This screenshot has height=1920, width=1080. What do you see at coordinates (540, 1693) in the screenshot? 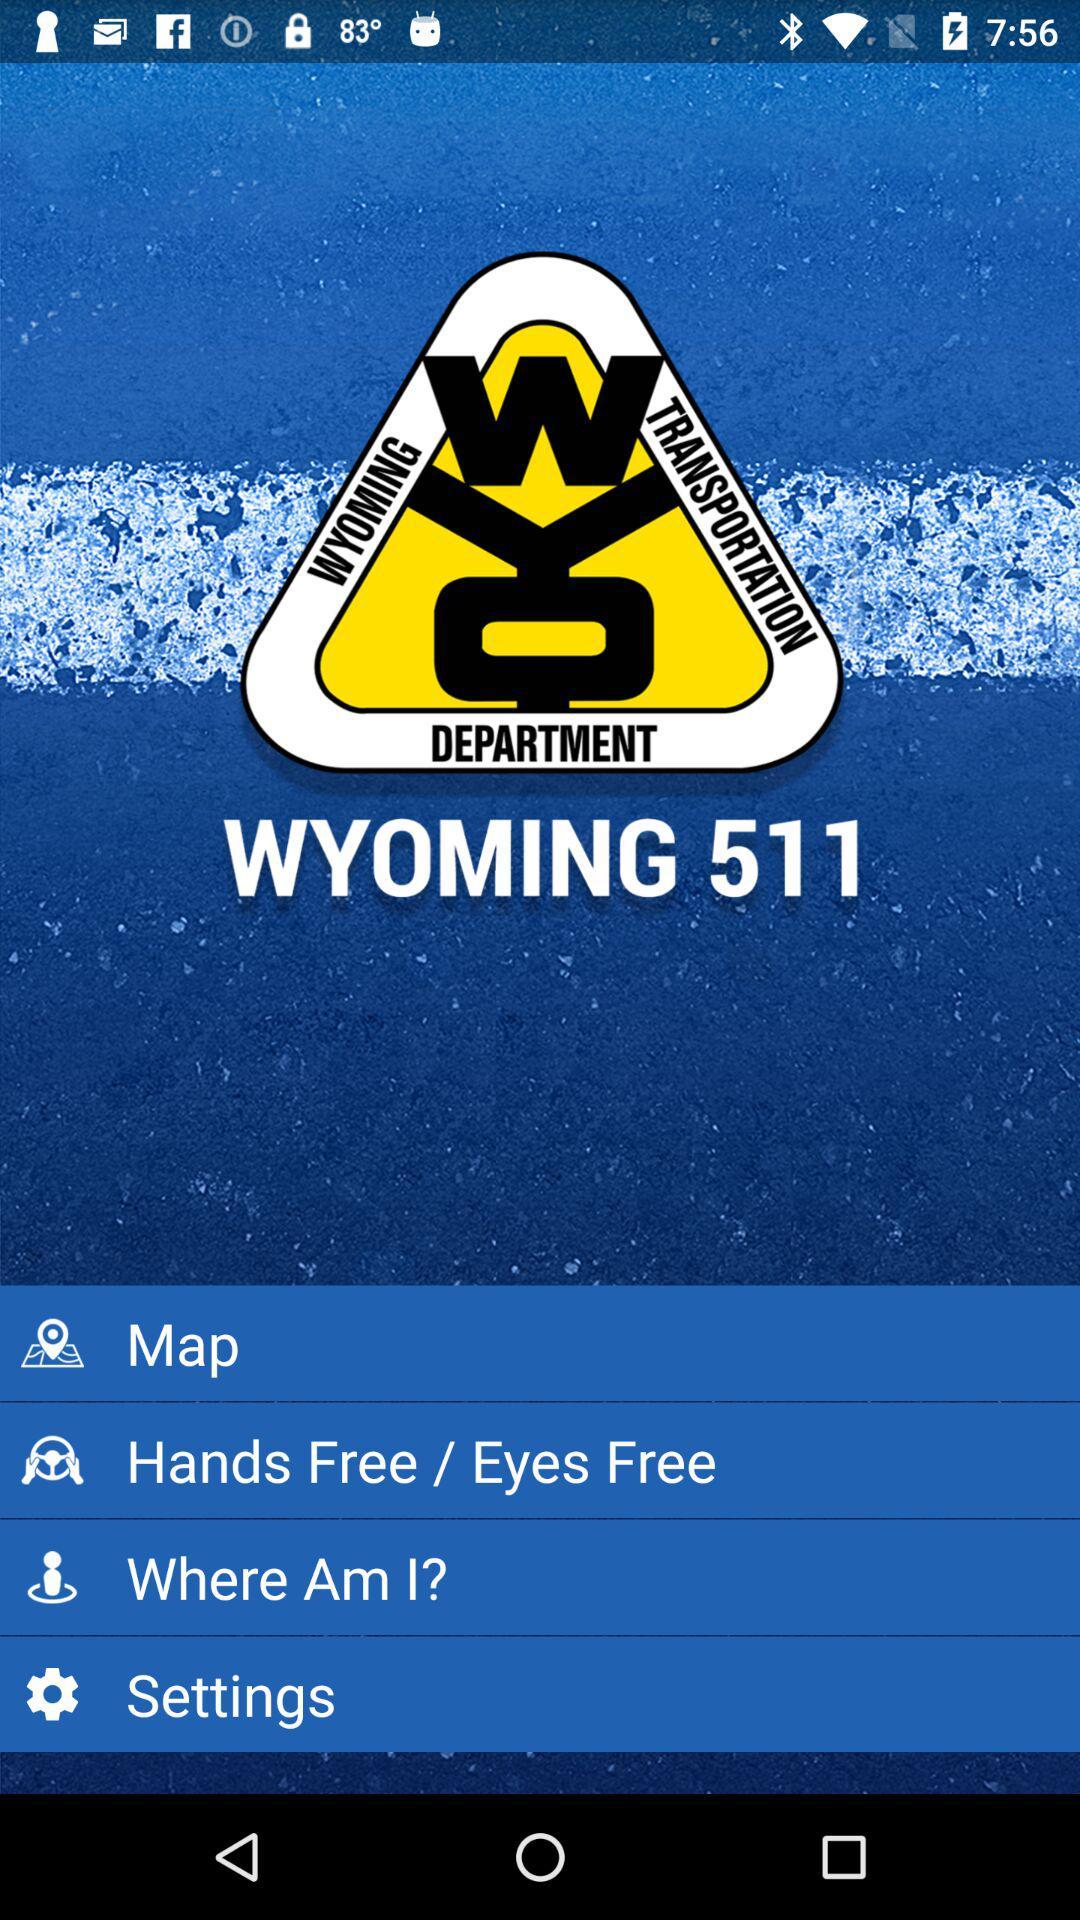
I see `settings app` at bounding box center [540, 1693].